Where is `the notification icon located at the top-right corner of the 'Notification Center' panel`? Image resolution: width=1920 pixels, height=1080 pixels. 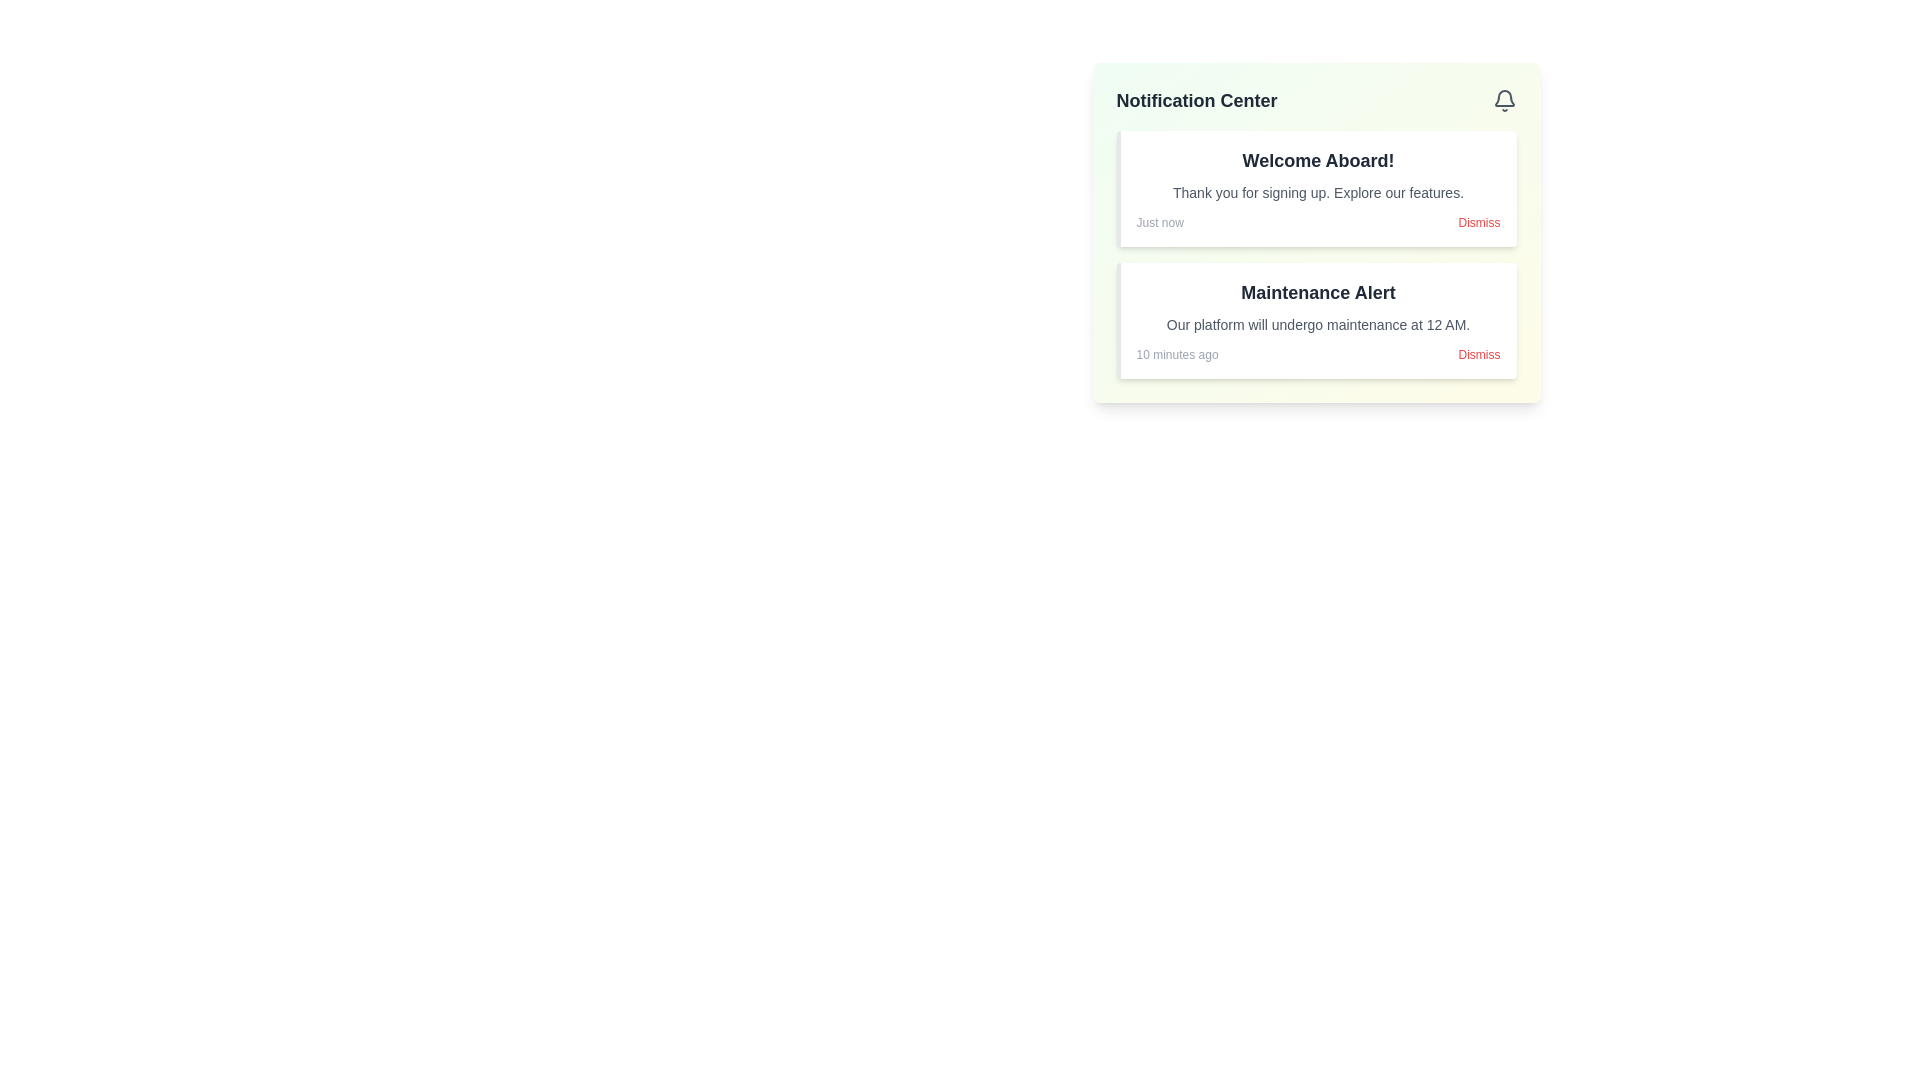 the notification icon located at the top-right corner of the 'Notification Center' panel is located at coordinates (1504, 100).